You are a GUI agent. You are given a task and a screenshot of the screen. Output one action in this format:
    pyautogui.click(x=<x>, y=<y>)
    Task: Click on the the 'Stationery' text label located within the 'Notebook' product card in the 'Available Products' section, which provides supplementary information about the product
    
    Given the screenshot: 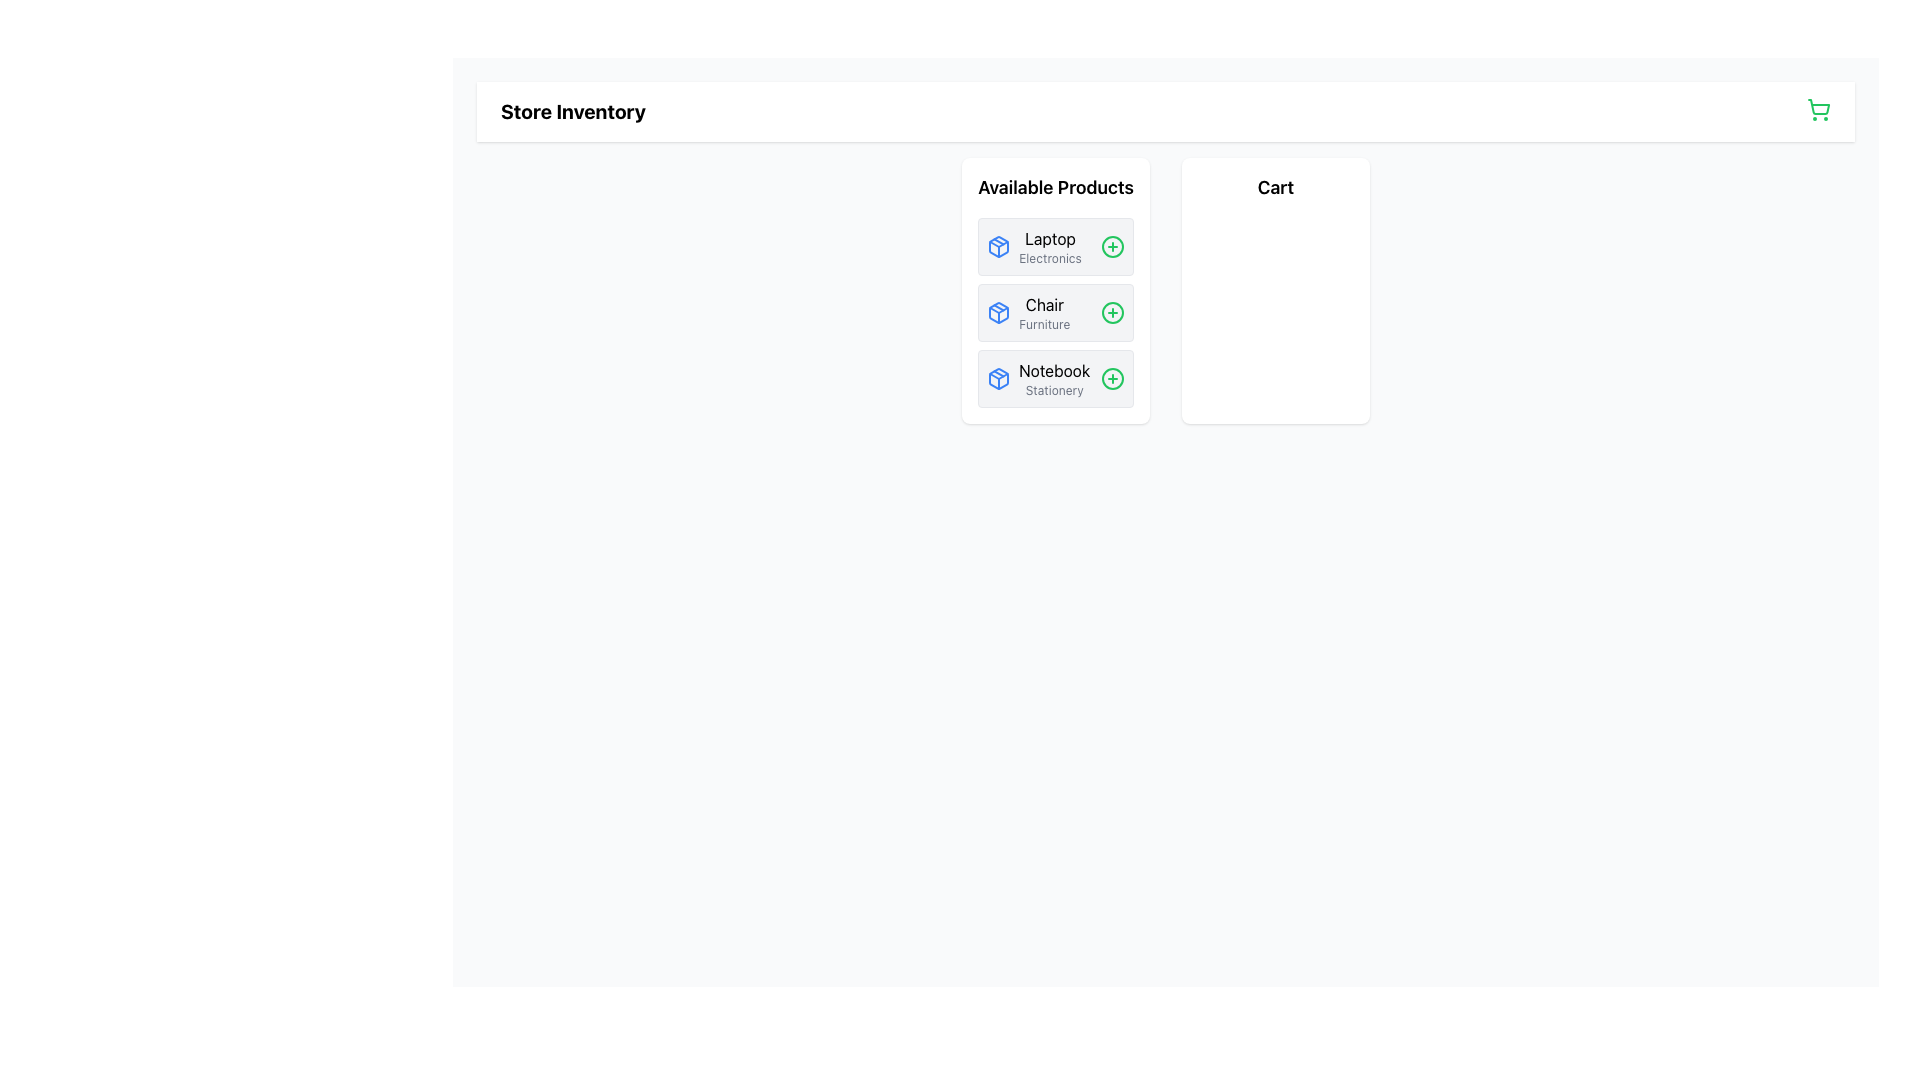 What is the action you would take?
    pyautogui.click(x=1053, y=390)
    